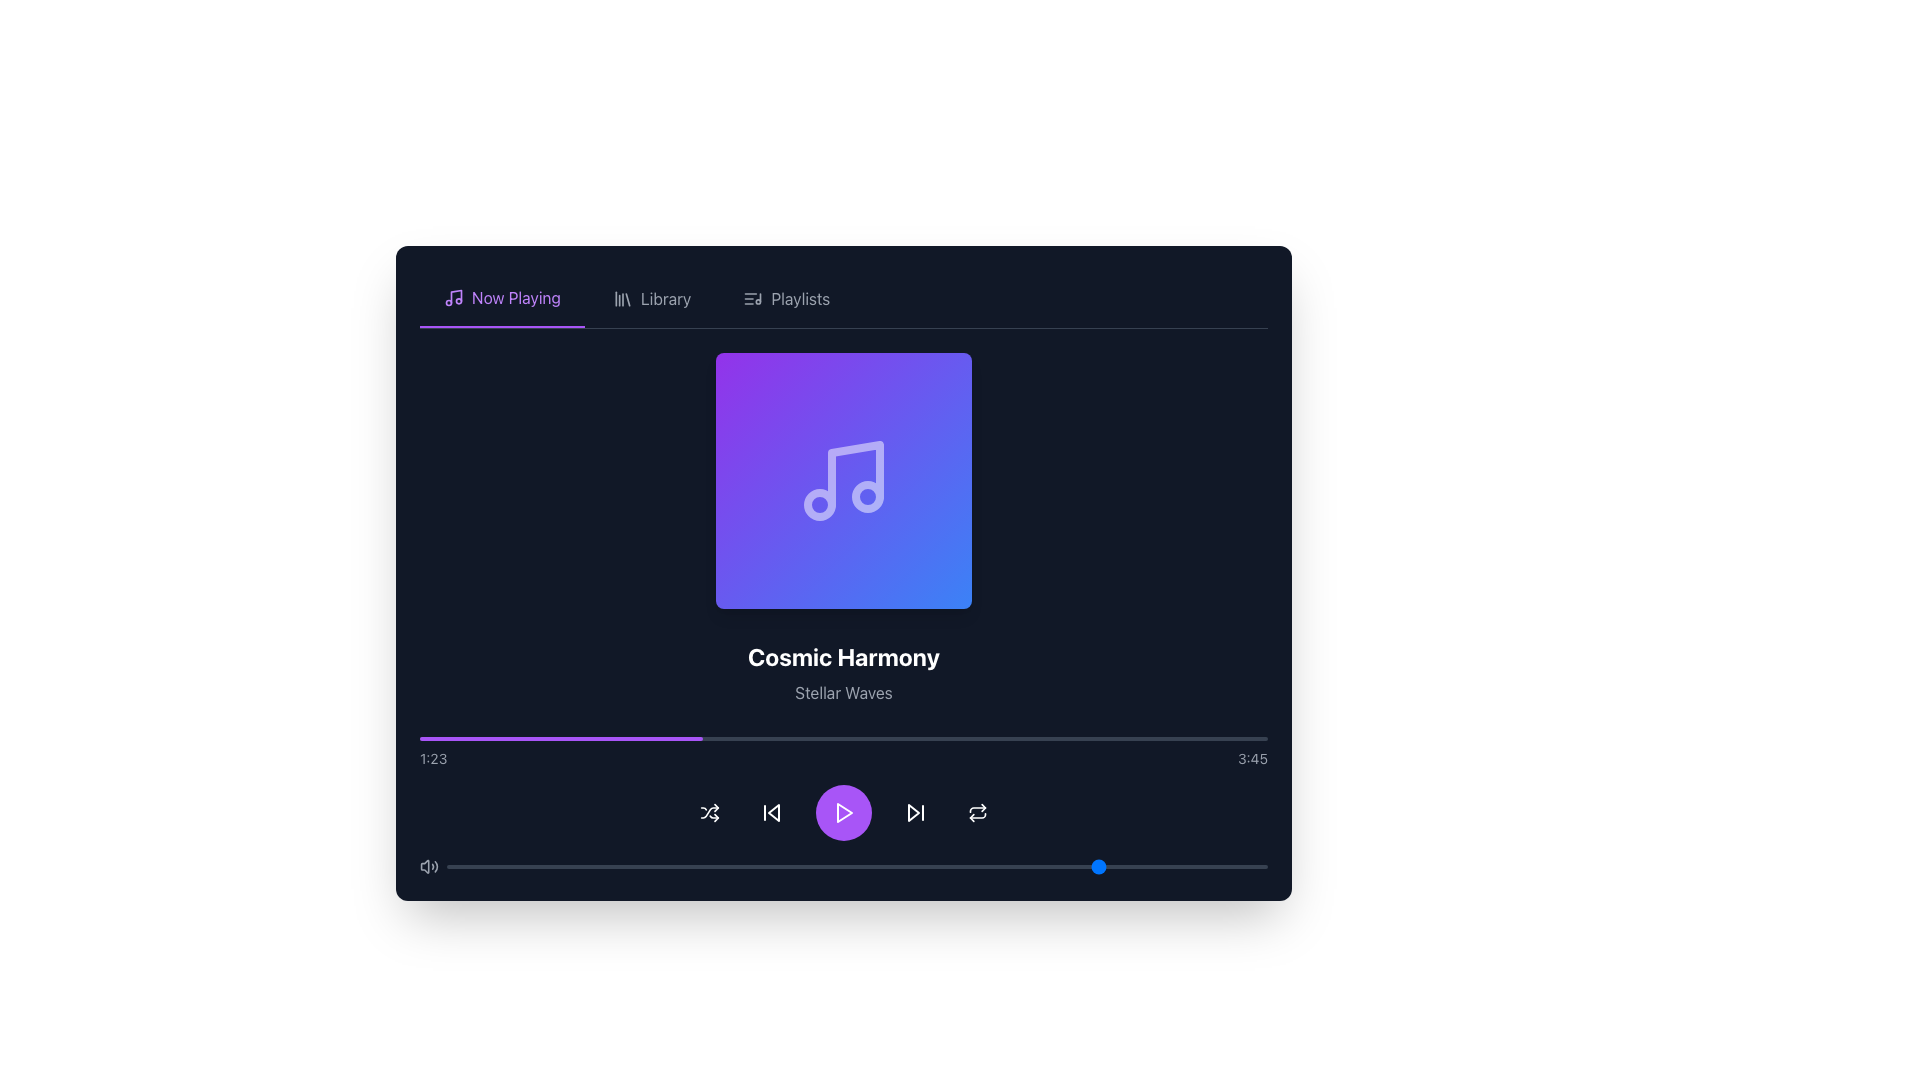 This screenshot has height=1080, width=1920. Describe the element at coordinates (516, 297) in the screenshot. I see `the 'Now Playing' navigation item in the top-left horizontal navigation bar` at that location.